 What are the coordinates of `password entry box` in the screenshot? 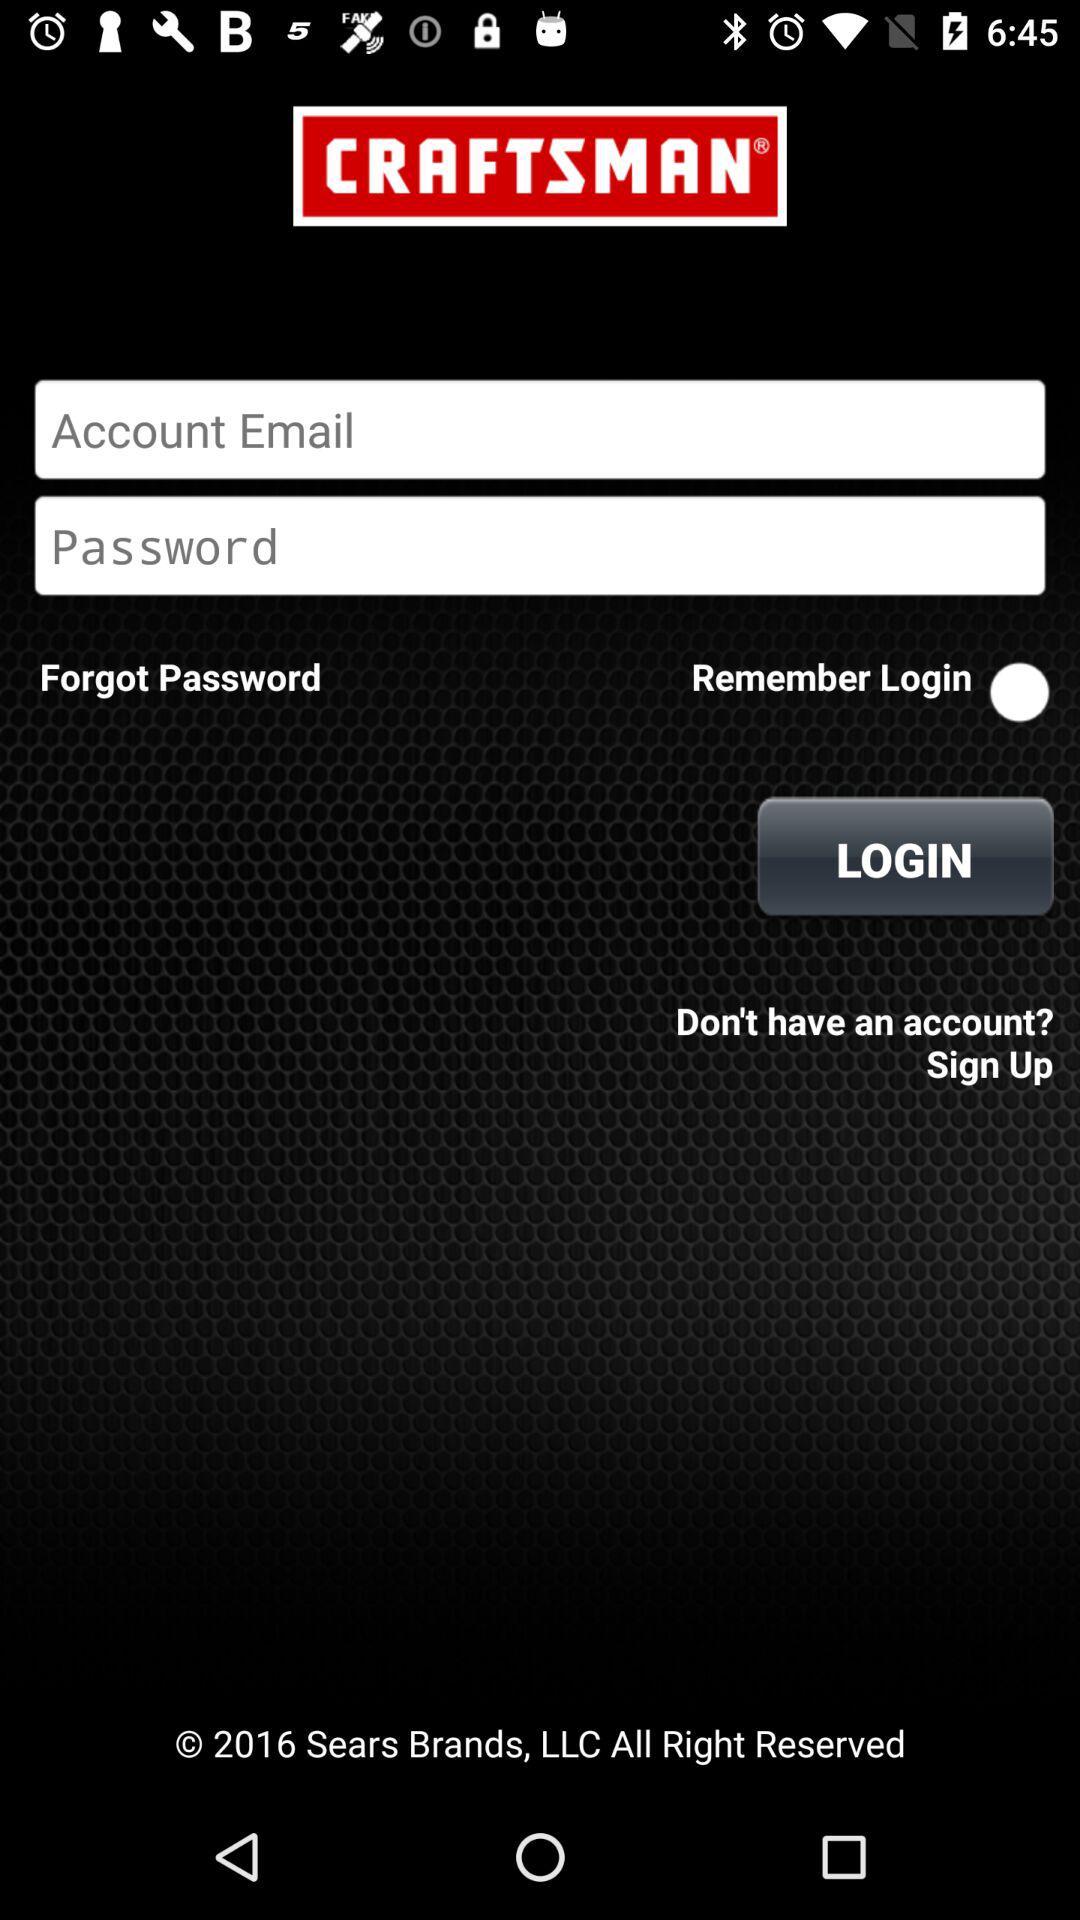 It's located at (540, 545).